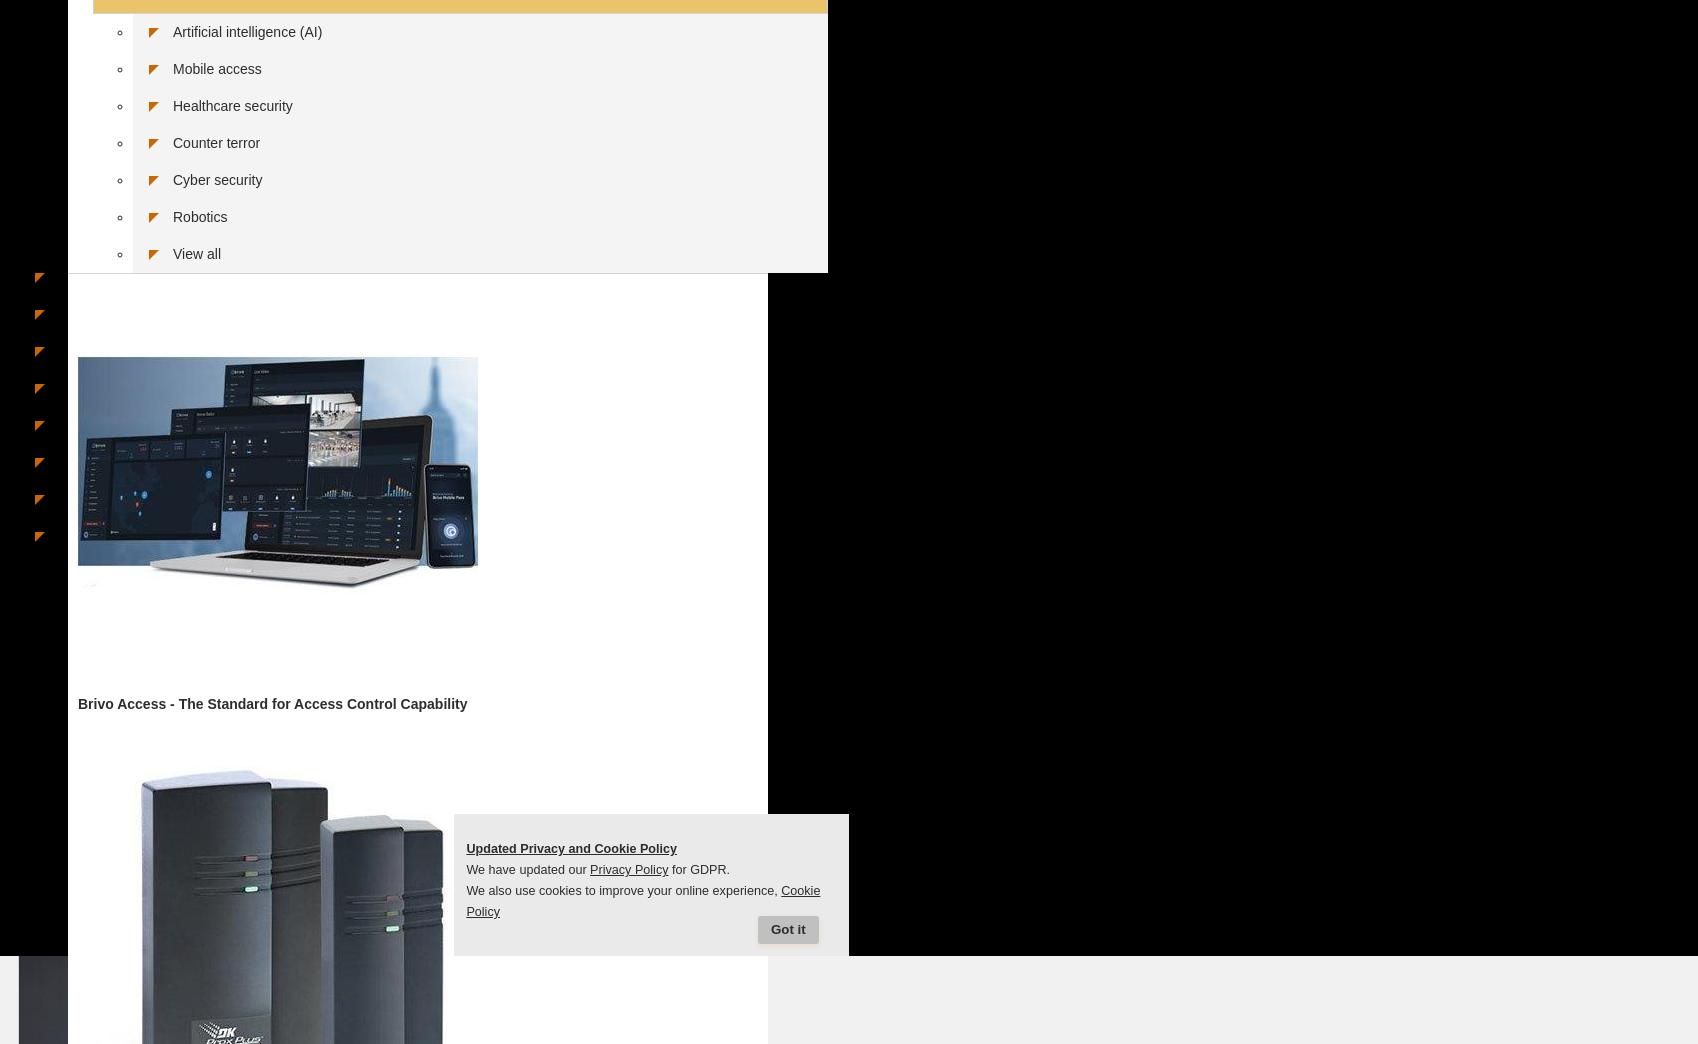 Image resolution: width=1698 pixels, height=1044 pixels. Describe the element at coordinates (216, 140) in the screenshot. I see `'Counter terror'` at that location.